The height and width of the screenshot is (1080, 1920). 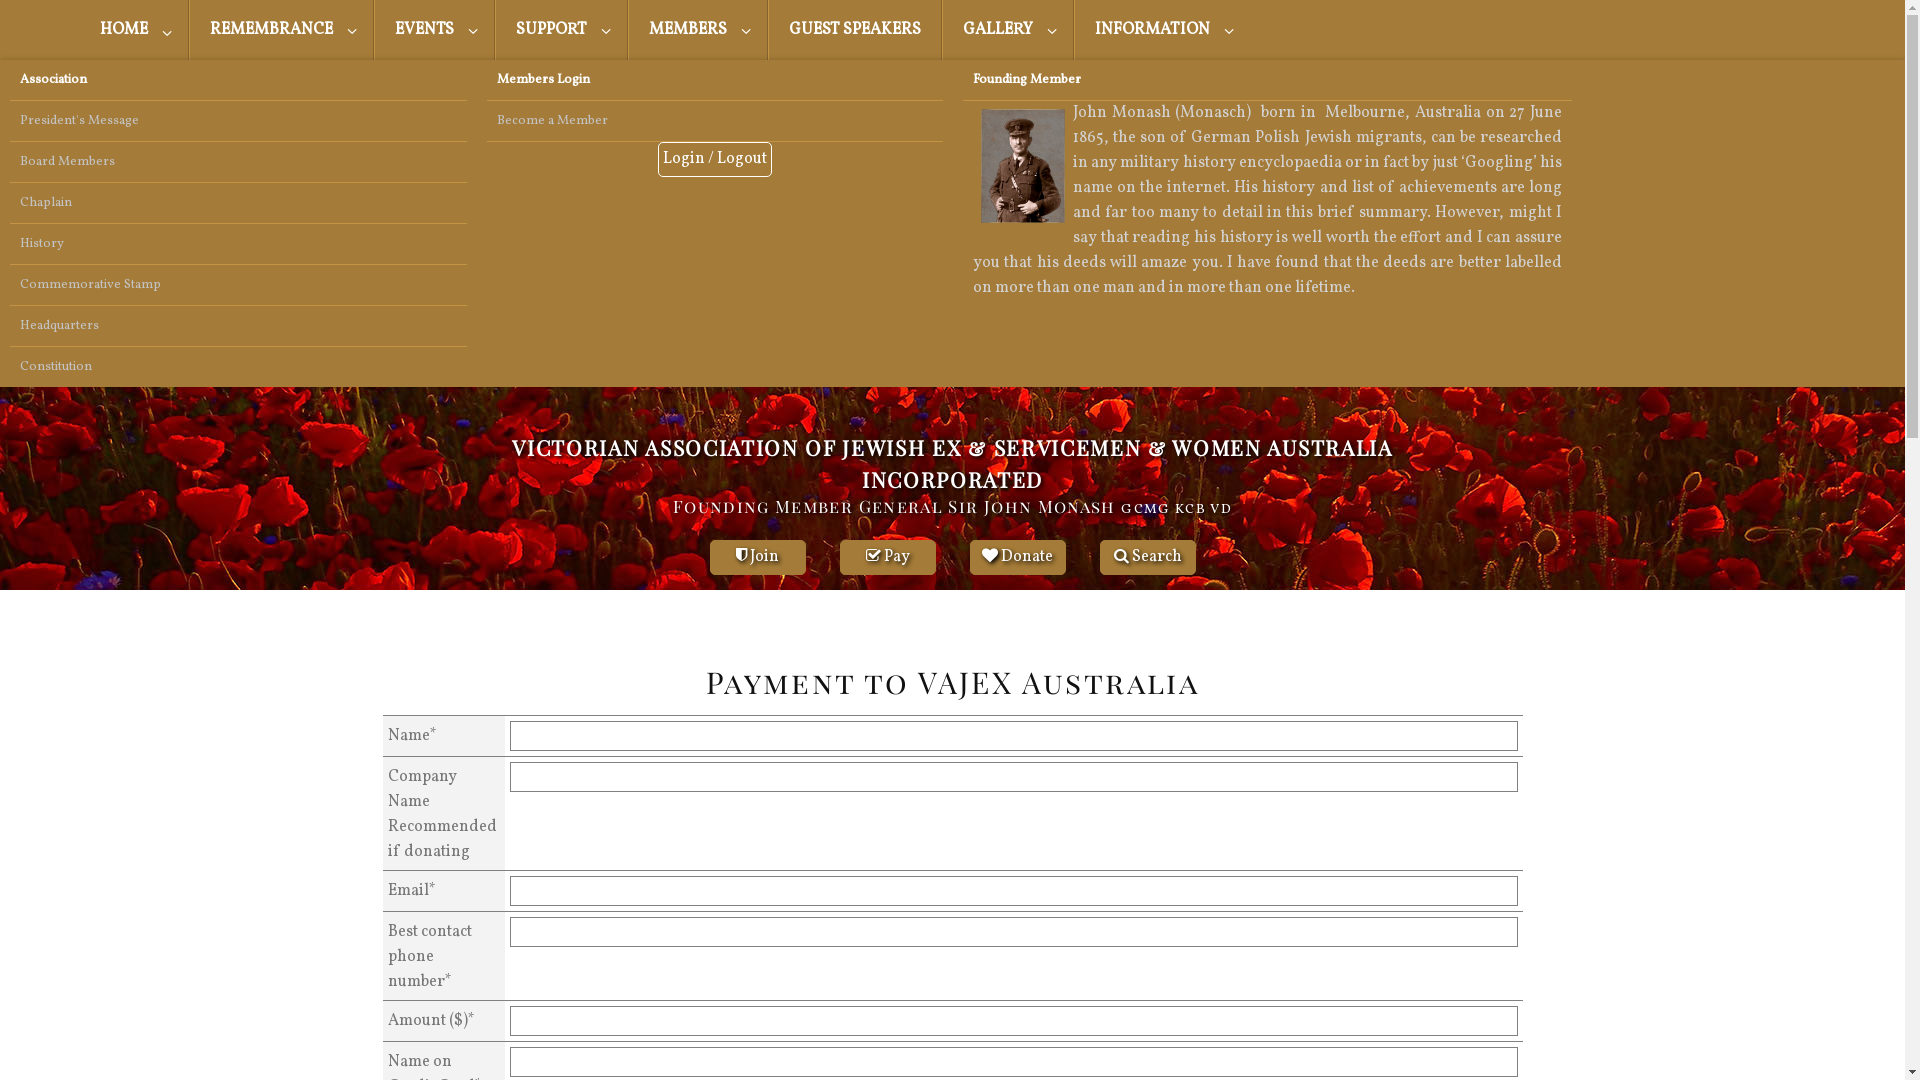 What do you see at coordinates (494, 30) in the screenshot?
I see `'SUPPORT'` at bounding box center [494, 30].